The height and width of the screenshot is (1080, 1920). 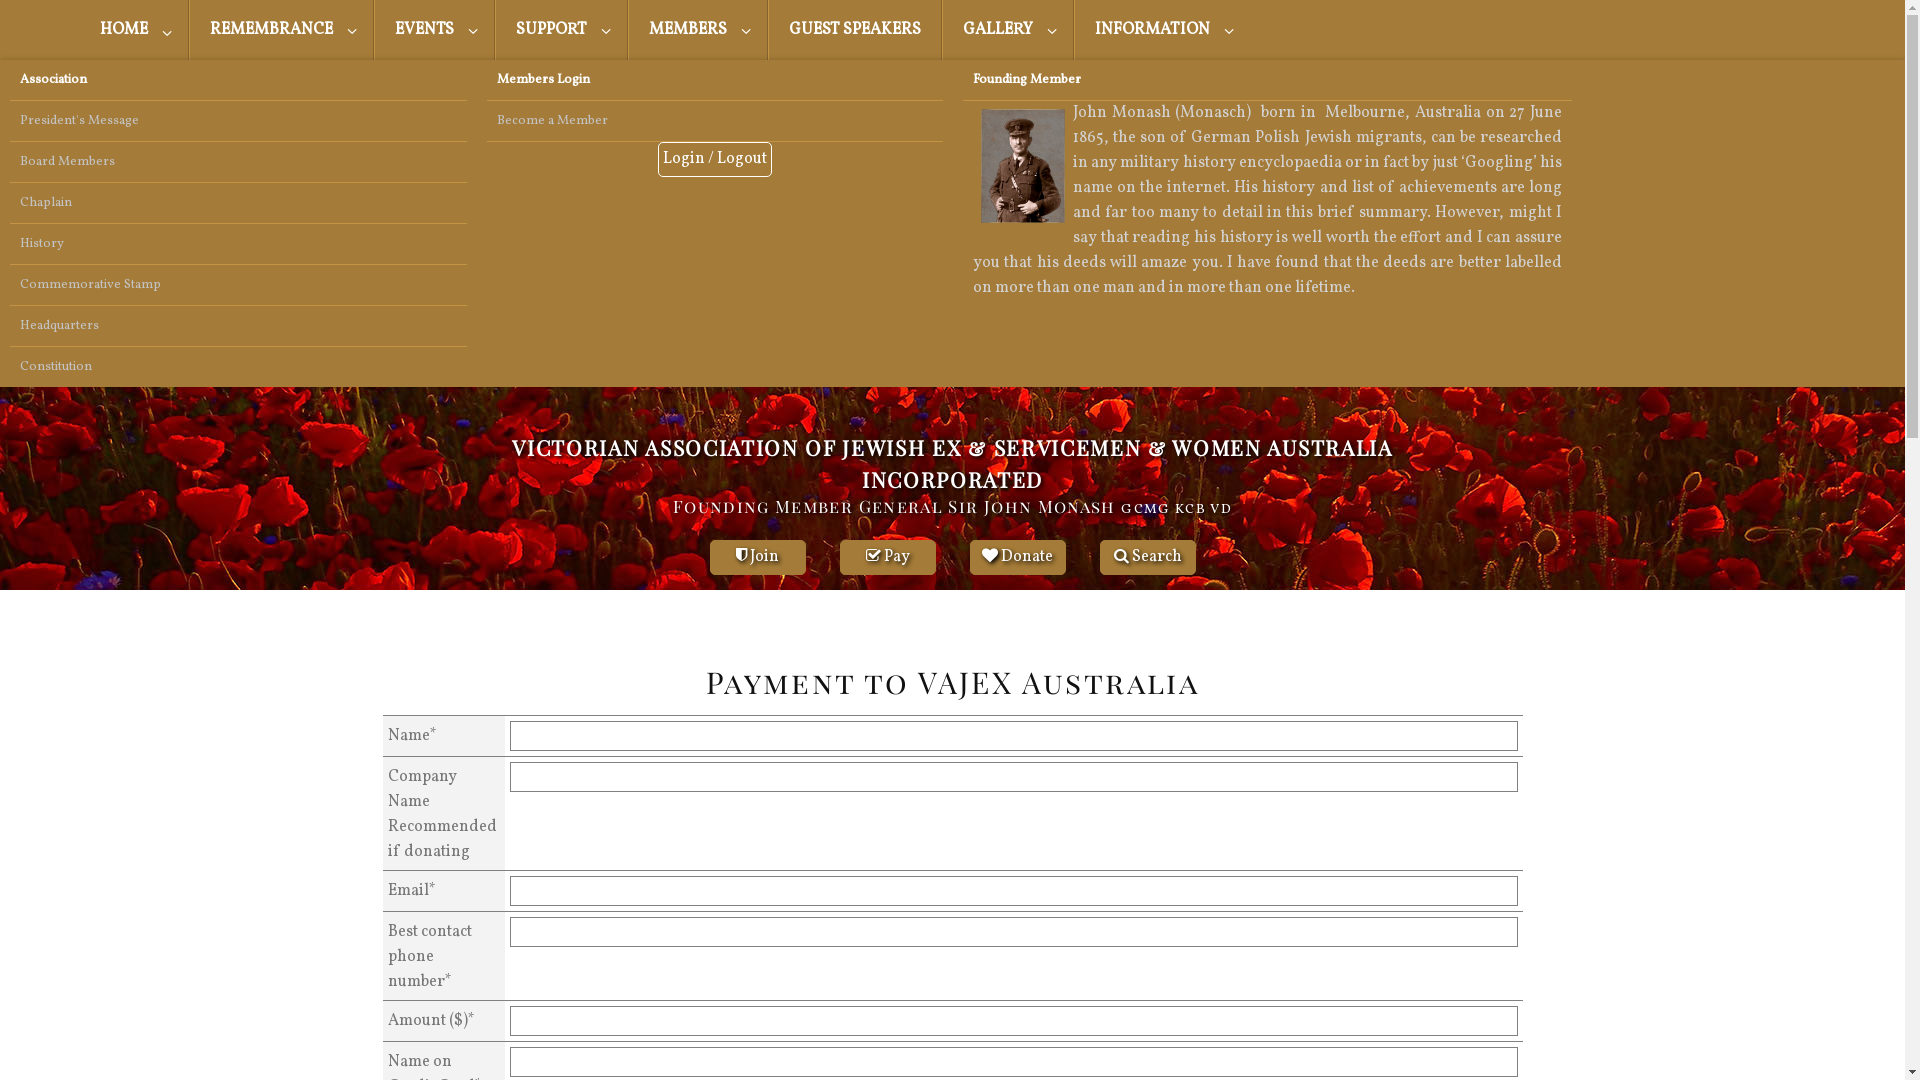 What do you see at coordinates (494, 30) in the screenshot?
I see `'SUPPORT'` at bounding box center [494, 30].